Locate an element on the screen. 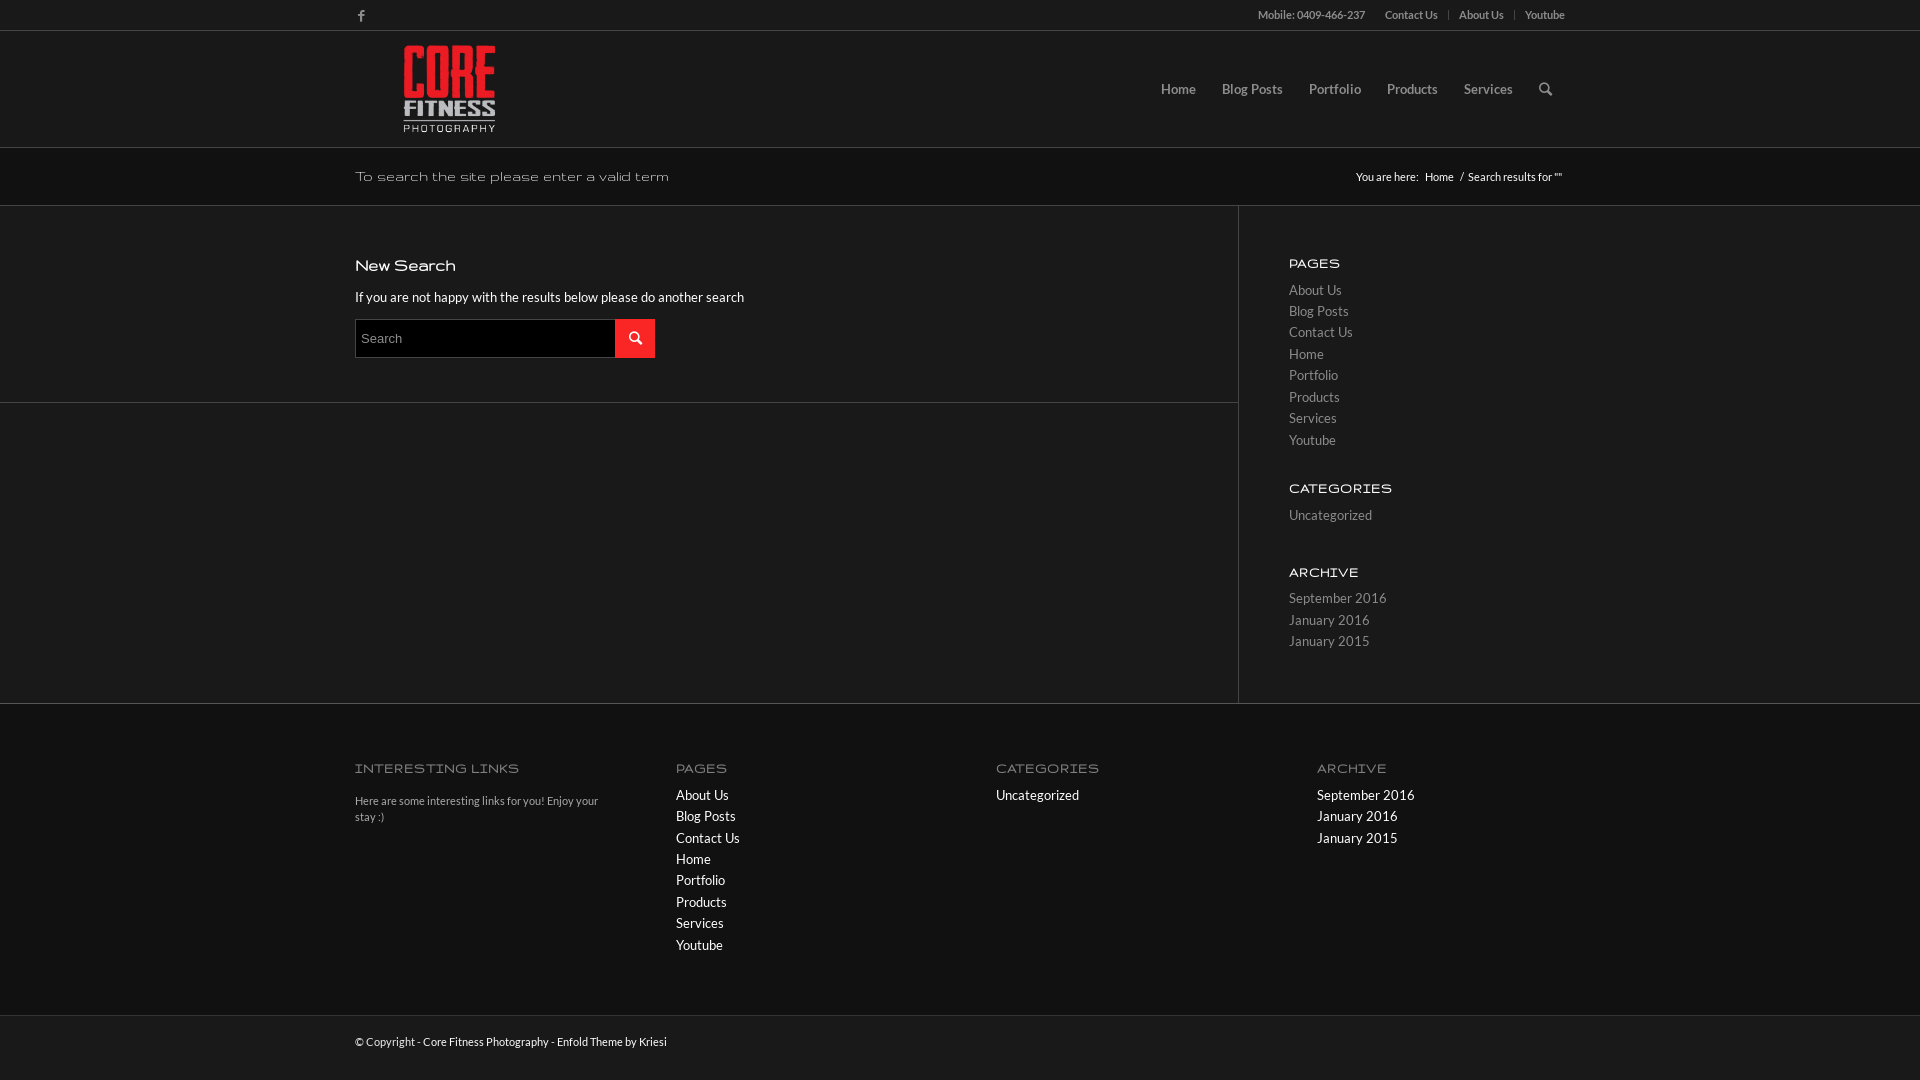 Image resolution: width=1920 pixels, height=1080 pixels. 'January 2016' is located at coordinates (1289, 619).